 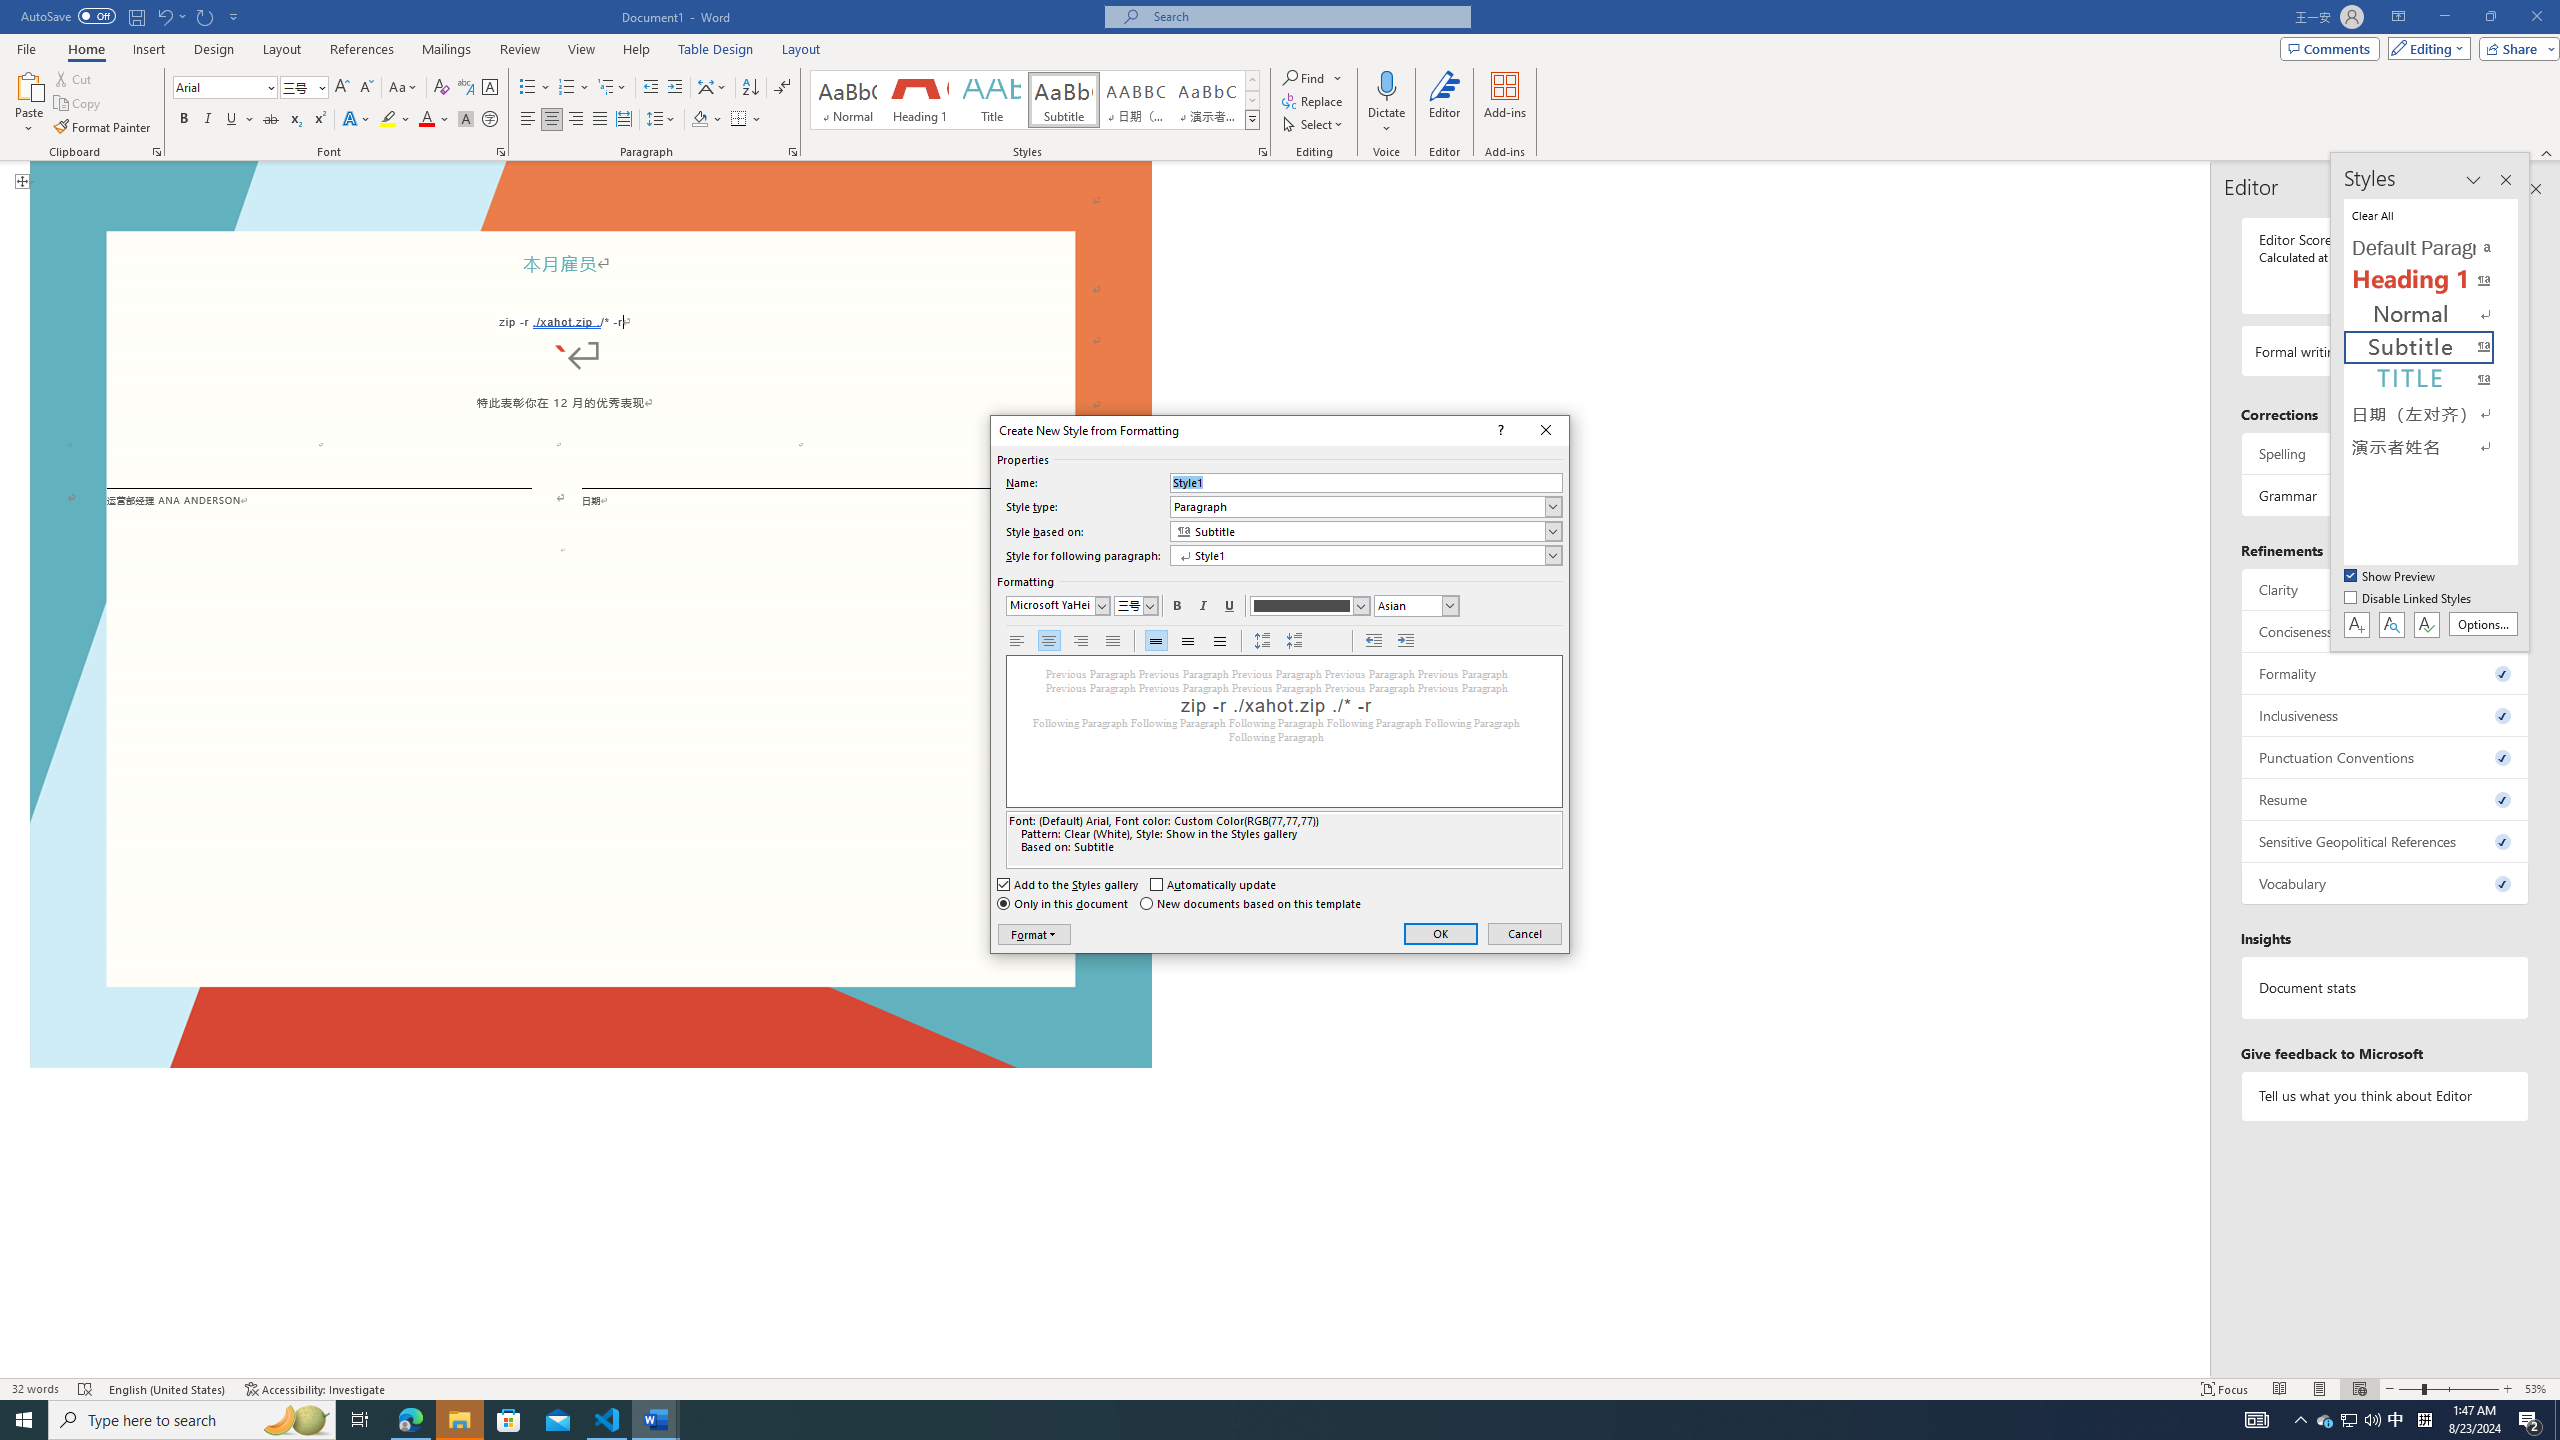 I want to click on 'Microsoft Edge - 1 running window', so click(x=409, y=1418).